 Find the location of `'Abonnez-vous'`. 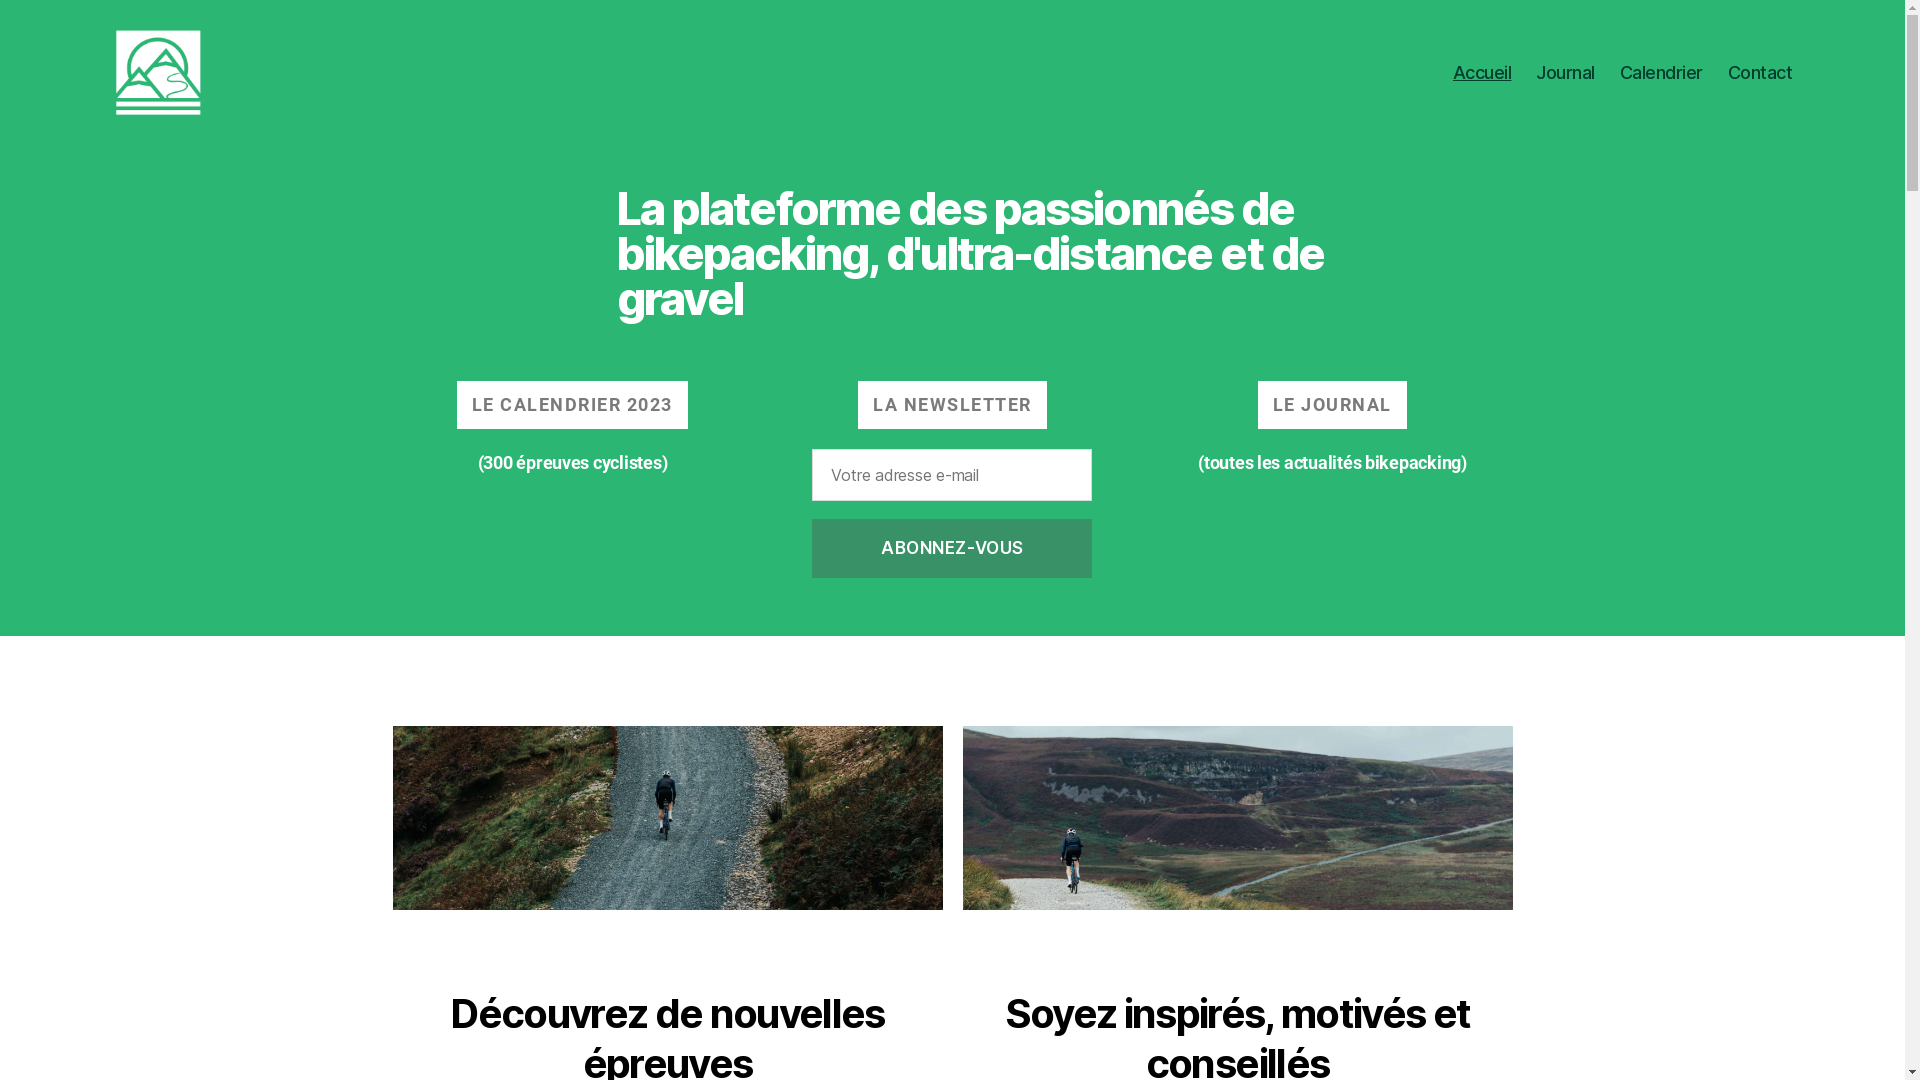

'Abonnez-vous' is located at coordinates (950, 548).